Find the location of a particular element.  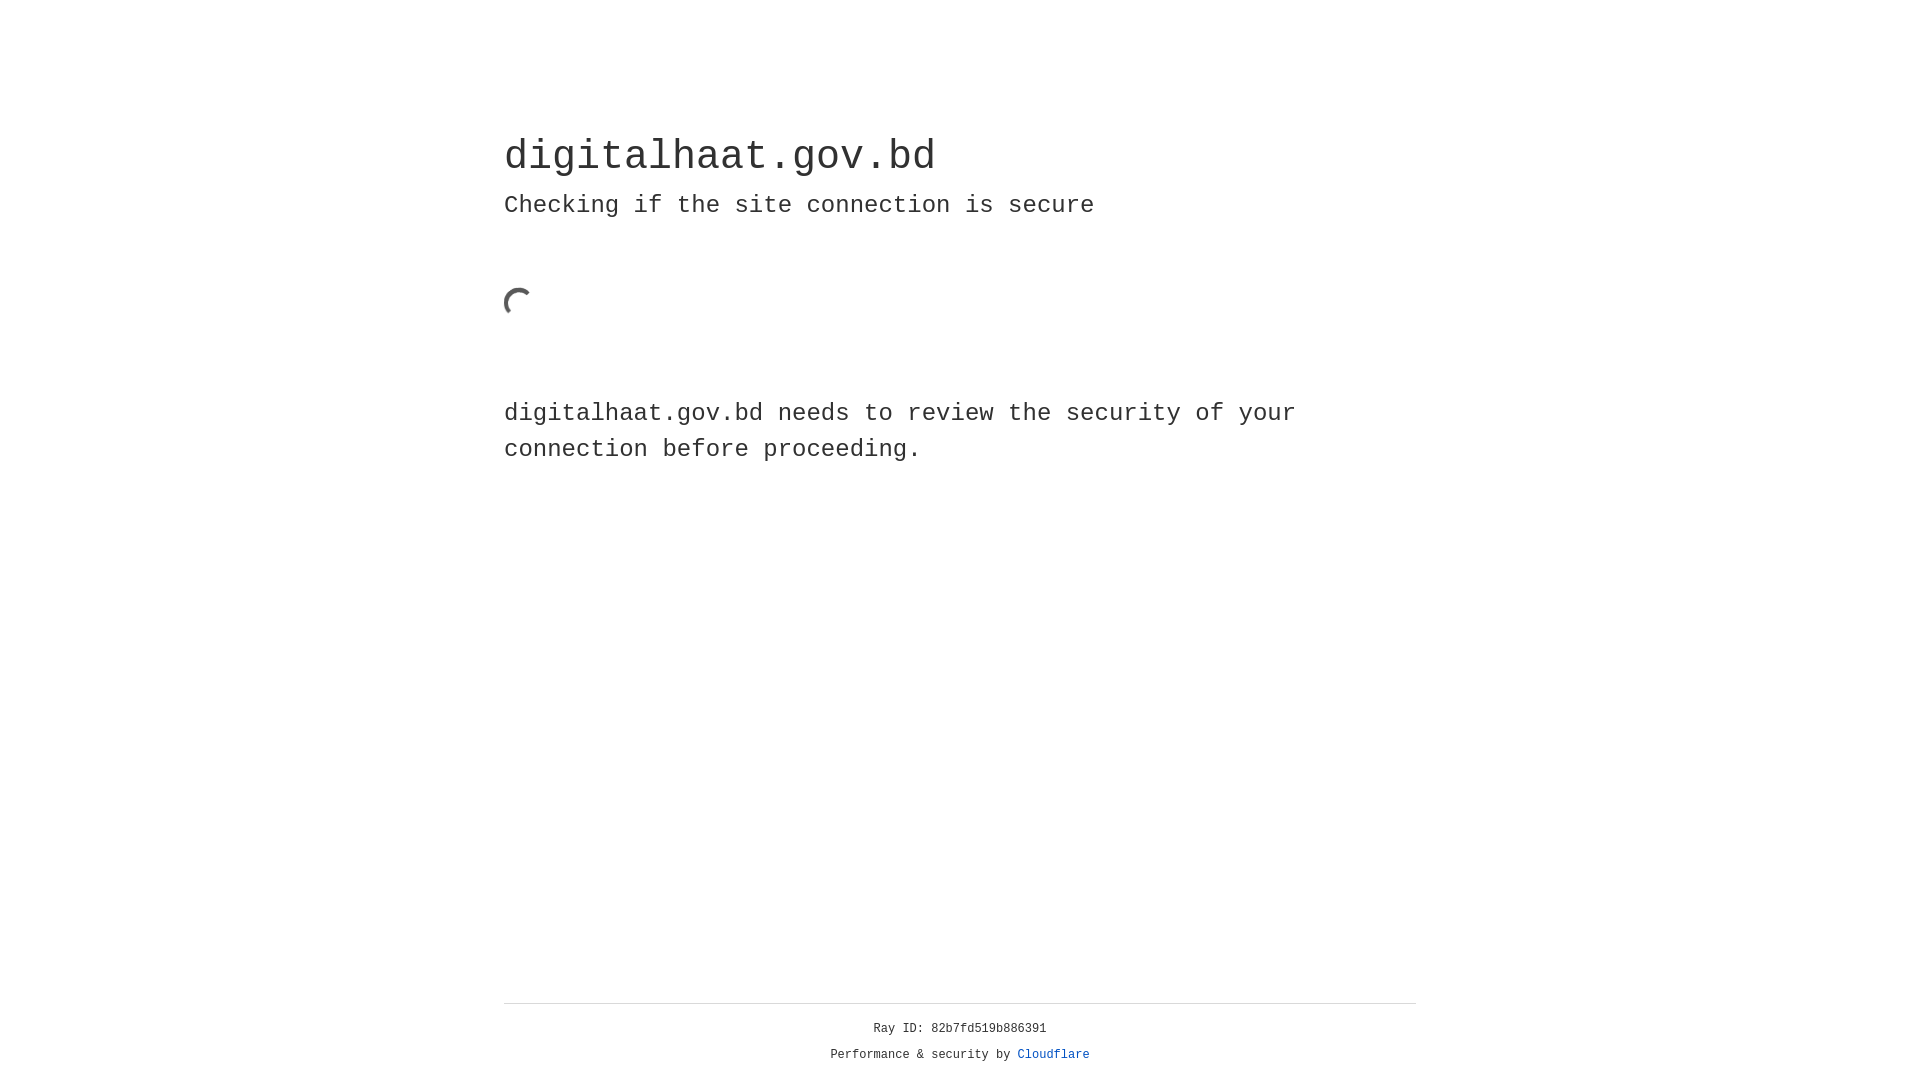

'Cloudflare' is located at coordinates (1053, 1054).